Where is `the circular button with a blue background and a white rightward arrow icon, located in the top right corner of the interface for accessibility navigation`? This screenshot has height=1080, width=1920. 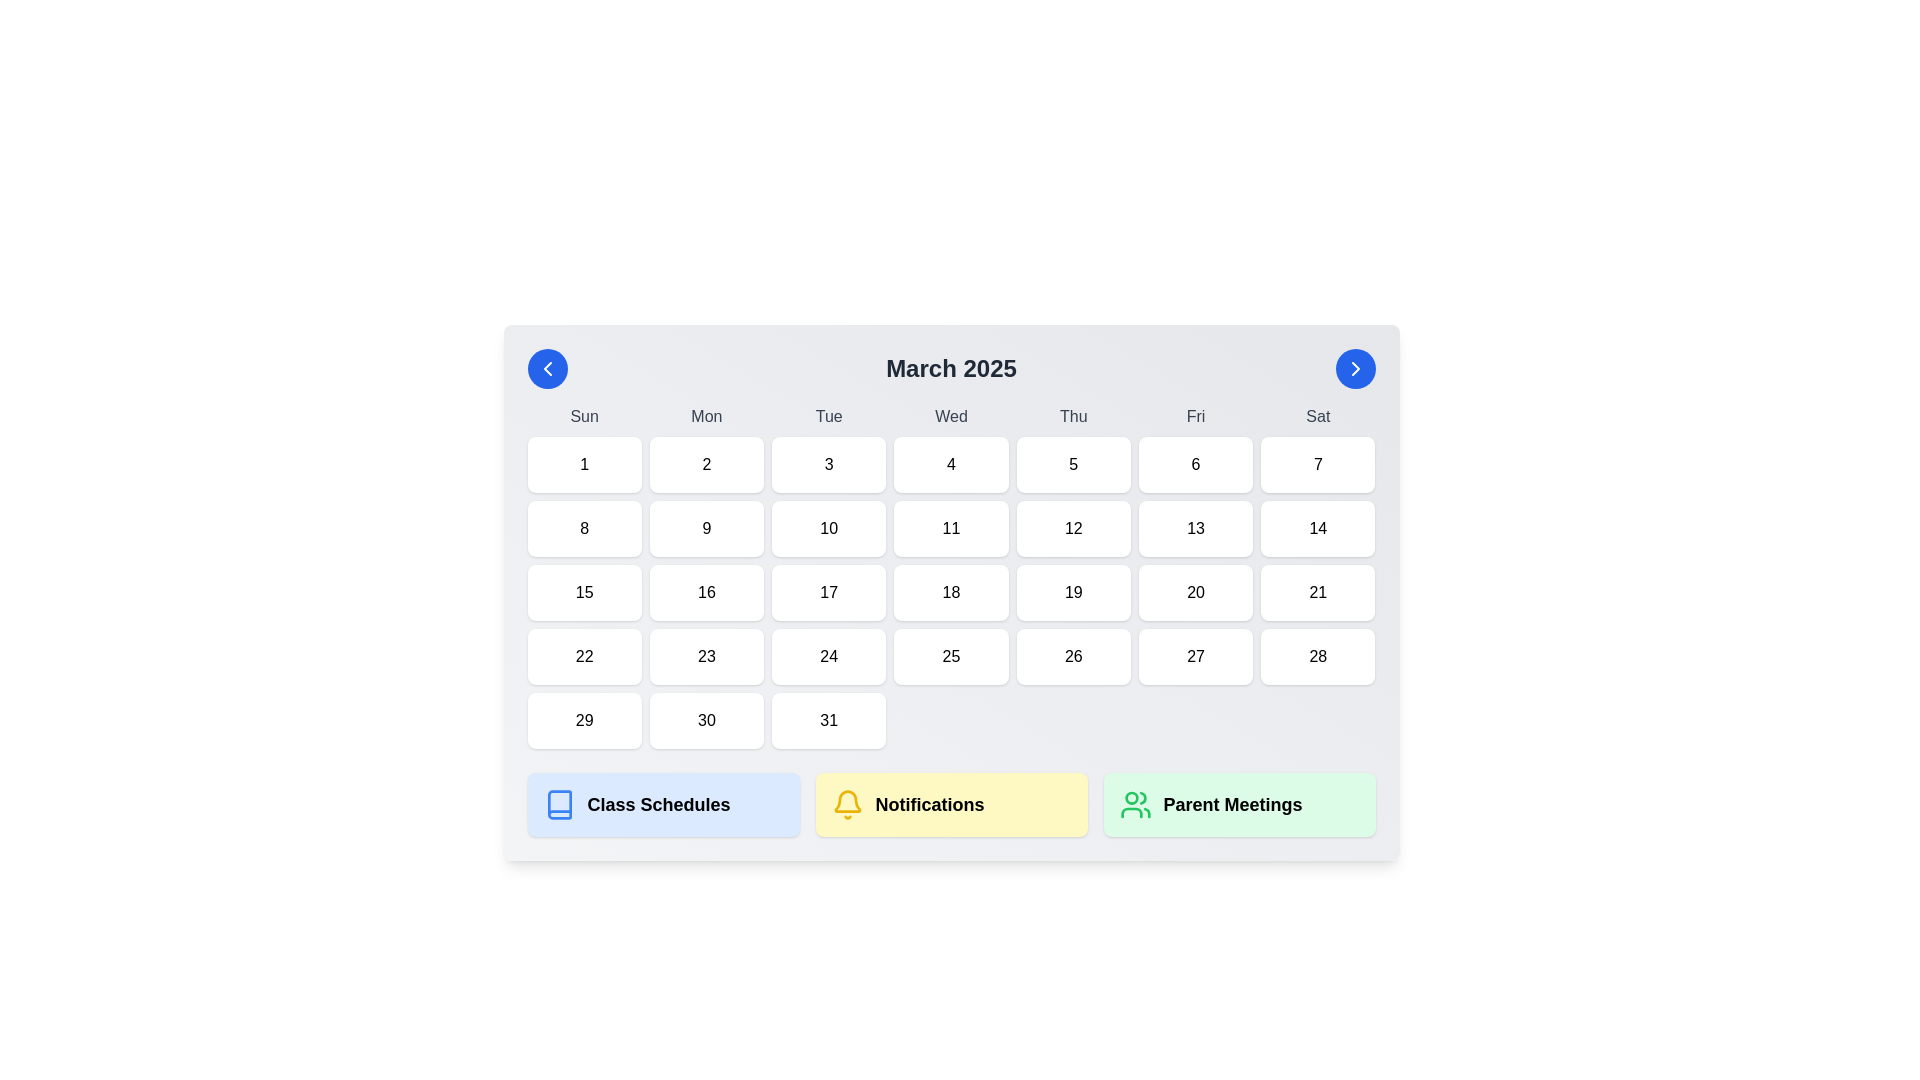
the circular button with a blue background and a white rightward arrow icon, located in the top right corner of the interface for accessibility navigation is located at coordinates (1355, 369).